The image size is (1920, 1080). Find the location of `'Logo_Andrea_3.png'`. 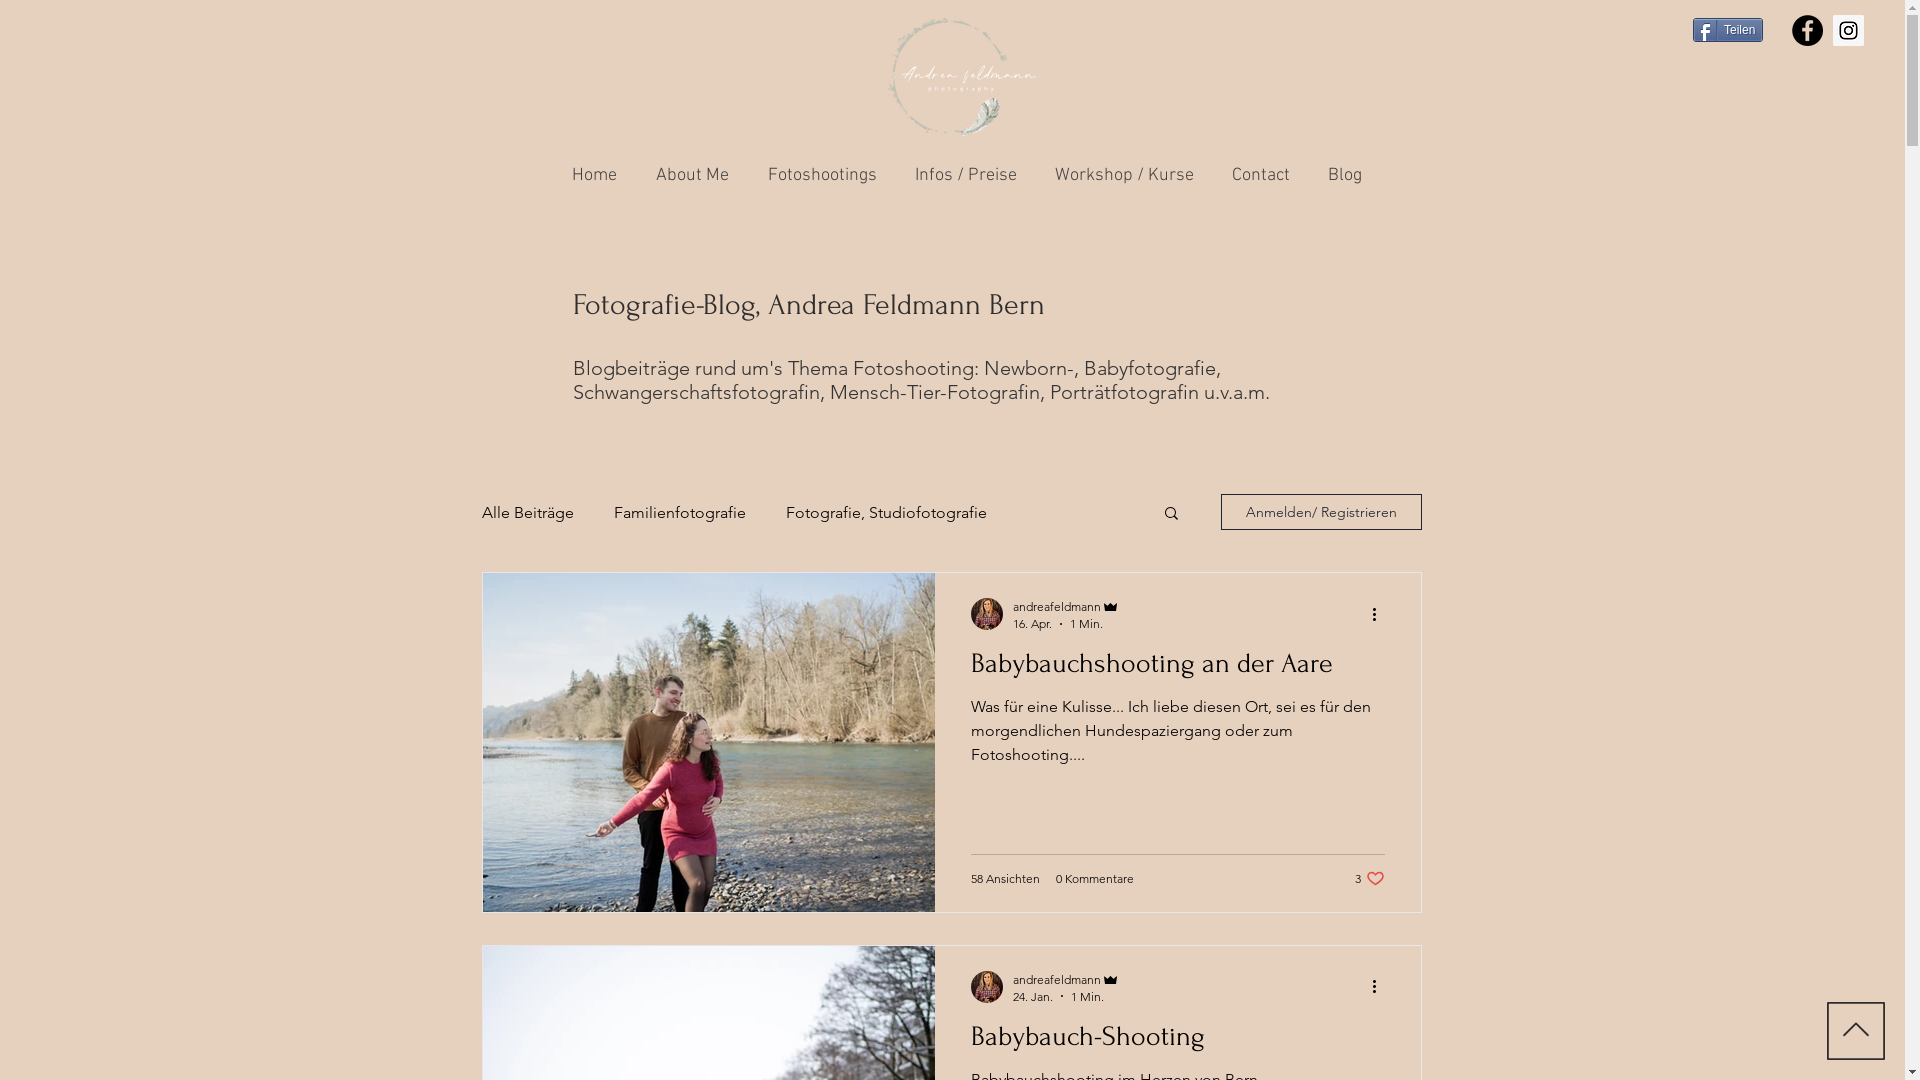

'Logo_Andrea_3.png' is located at coordinates (961, 76).